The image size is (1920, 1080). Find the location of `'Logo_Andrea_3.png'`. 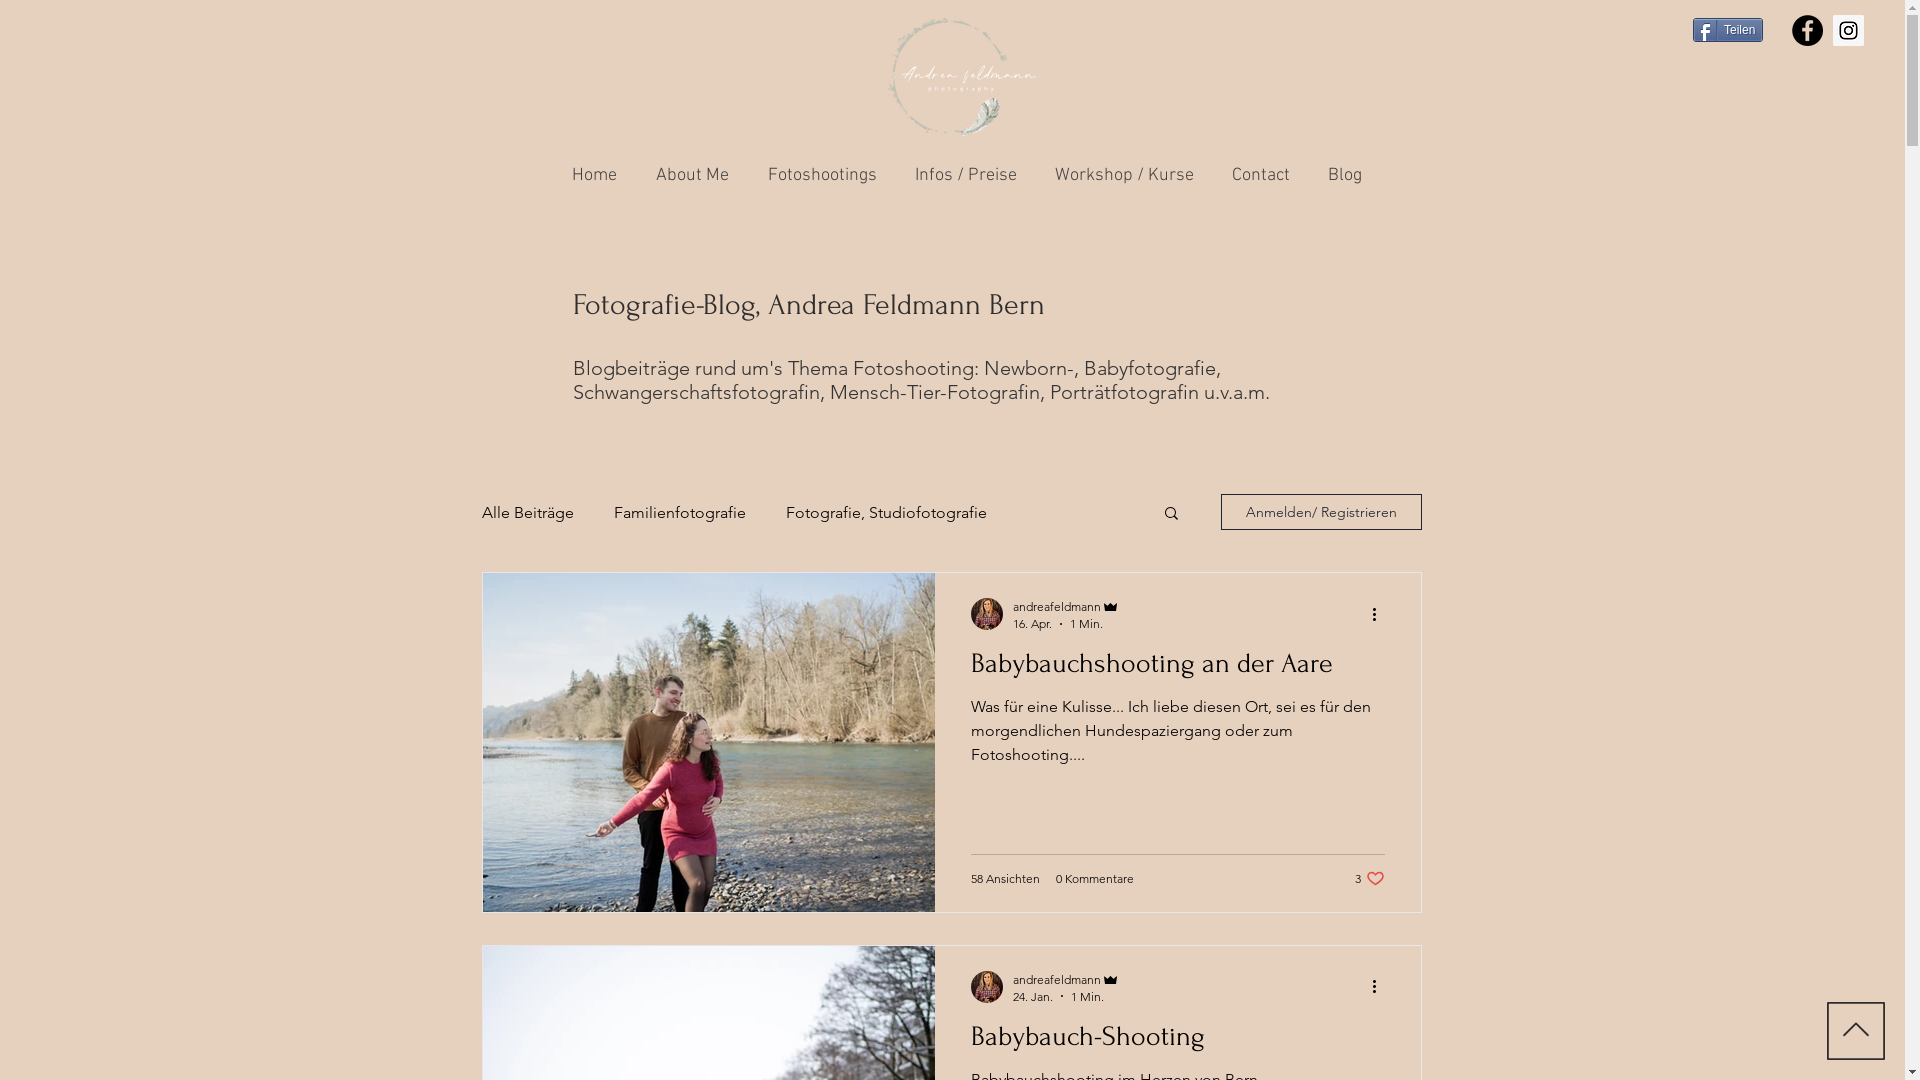

'Logo_Andrea_3.png' is located at coordinates (961, 76).